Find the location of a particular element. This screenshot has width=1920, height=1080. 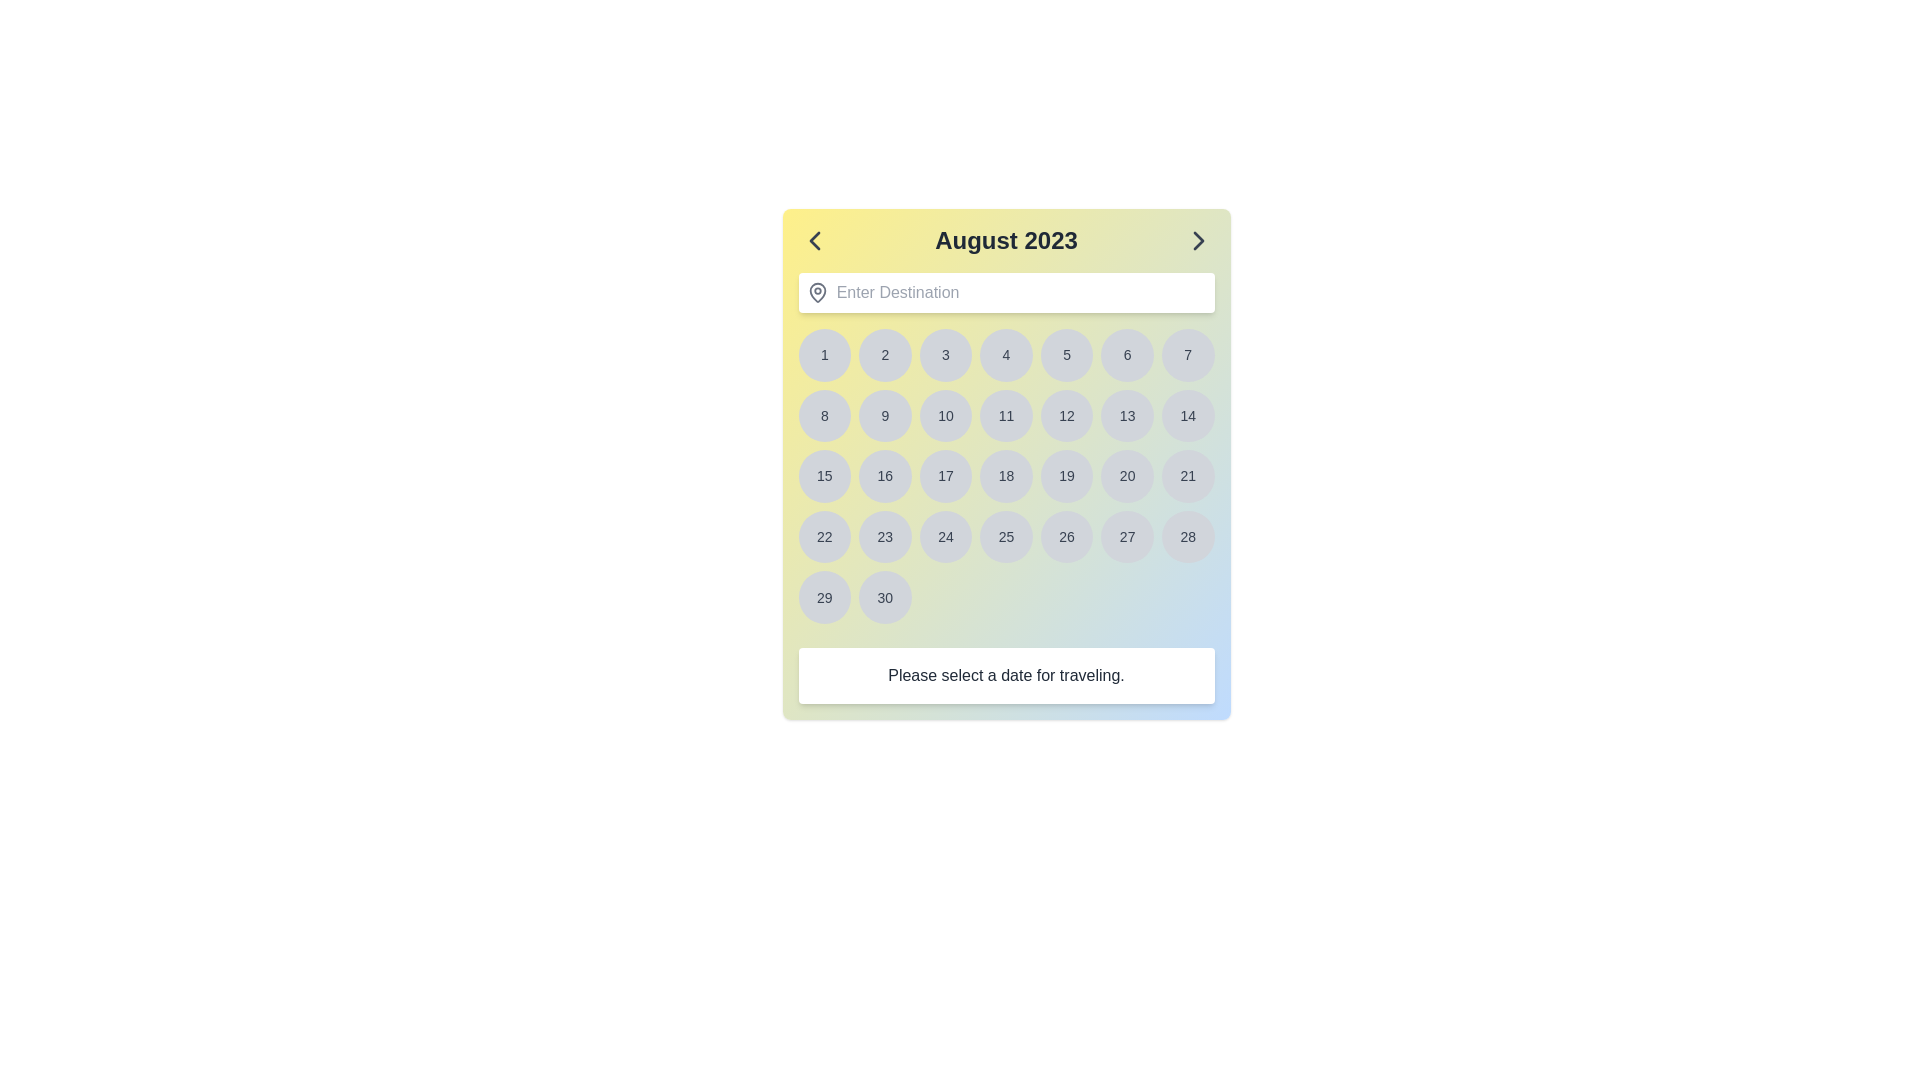

the button in the calendar interface is located at coordinates (1006, 414).